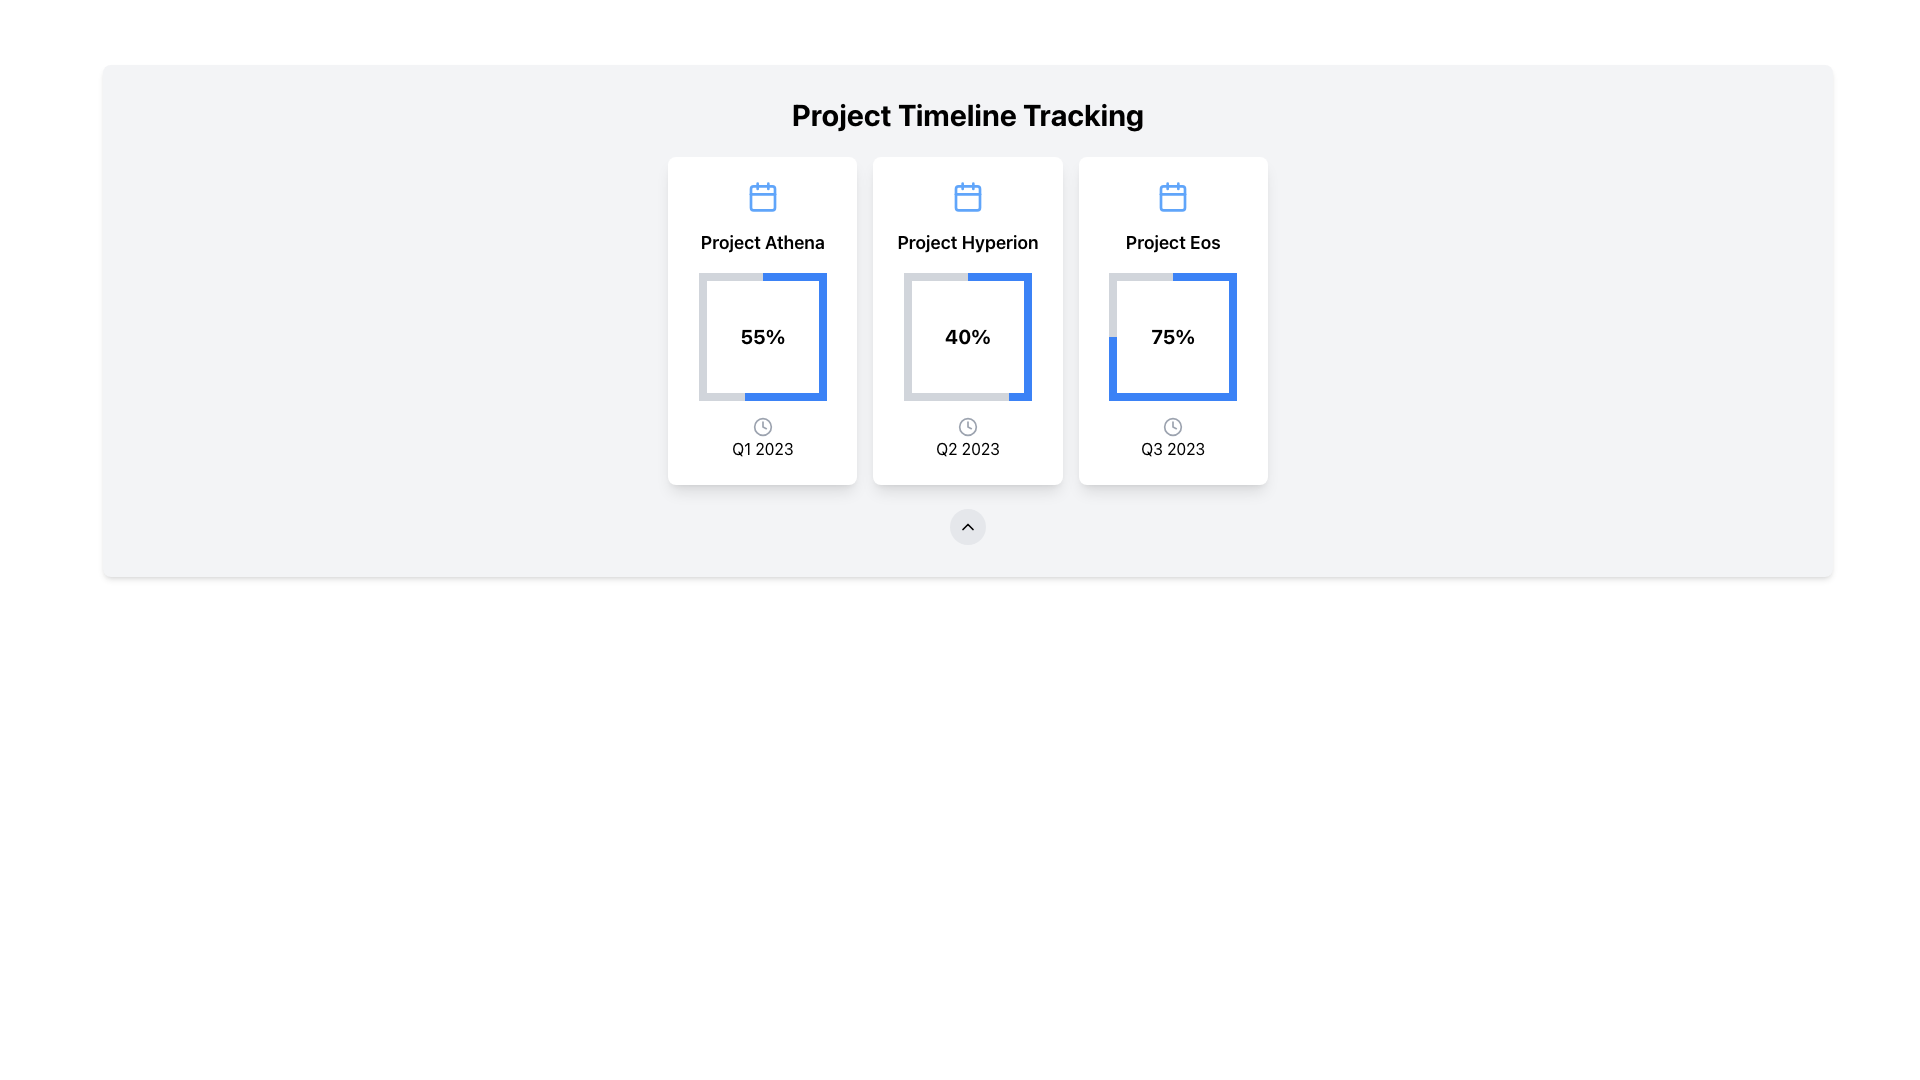 Image resolution: width=1920 pixels, height=1080 pixels. I want to click on the Circular Progress Indicator that visually represents '75%' progress within the 'Project Eos' card, located above the 'Q3 2023' text, so click(1173, 335).